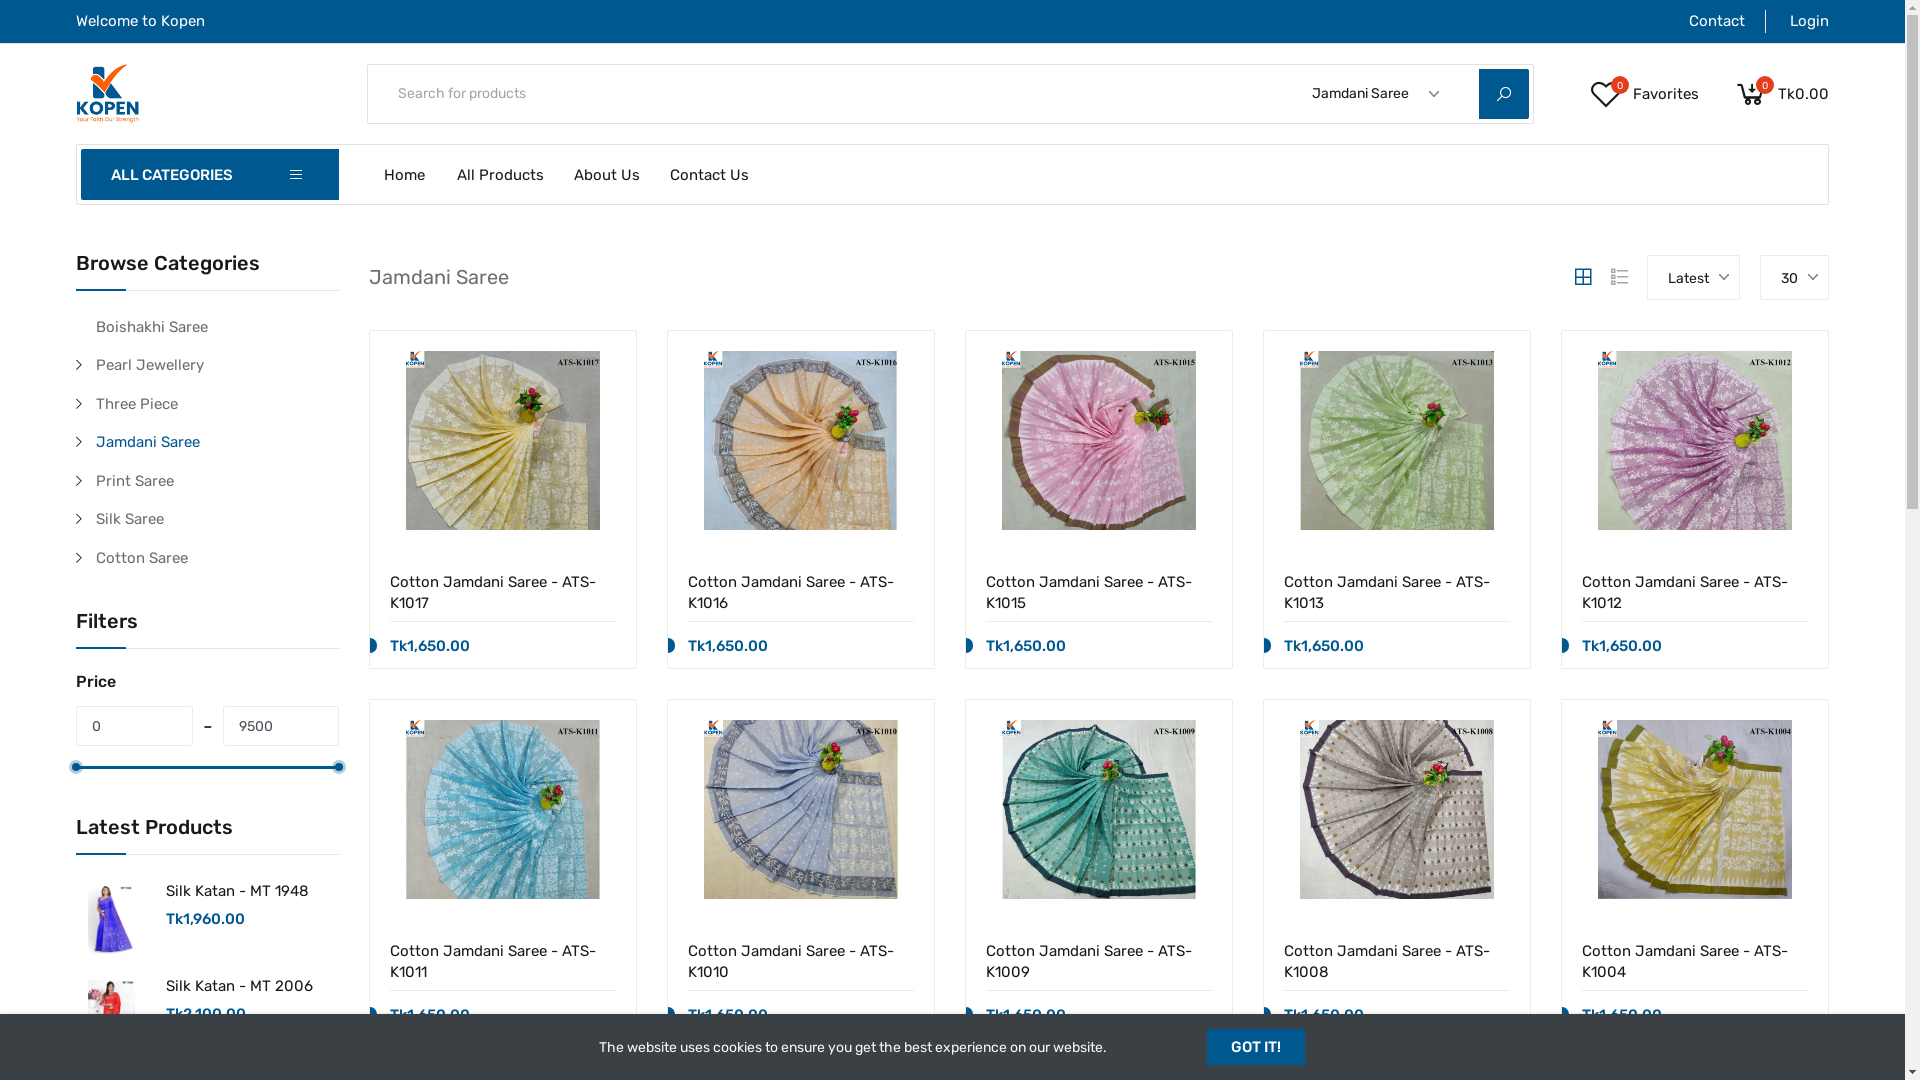  Describe the element at coordinates (217, 403) in the screenshot. I see `'Three Piece'` at that location.